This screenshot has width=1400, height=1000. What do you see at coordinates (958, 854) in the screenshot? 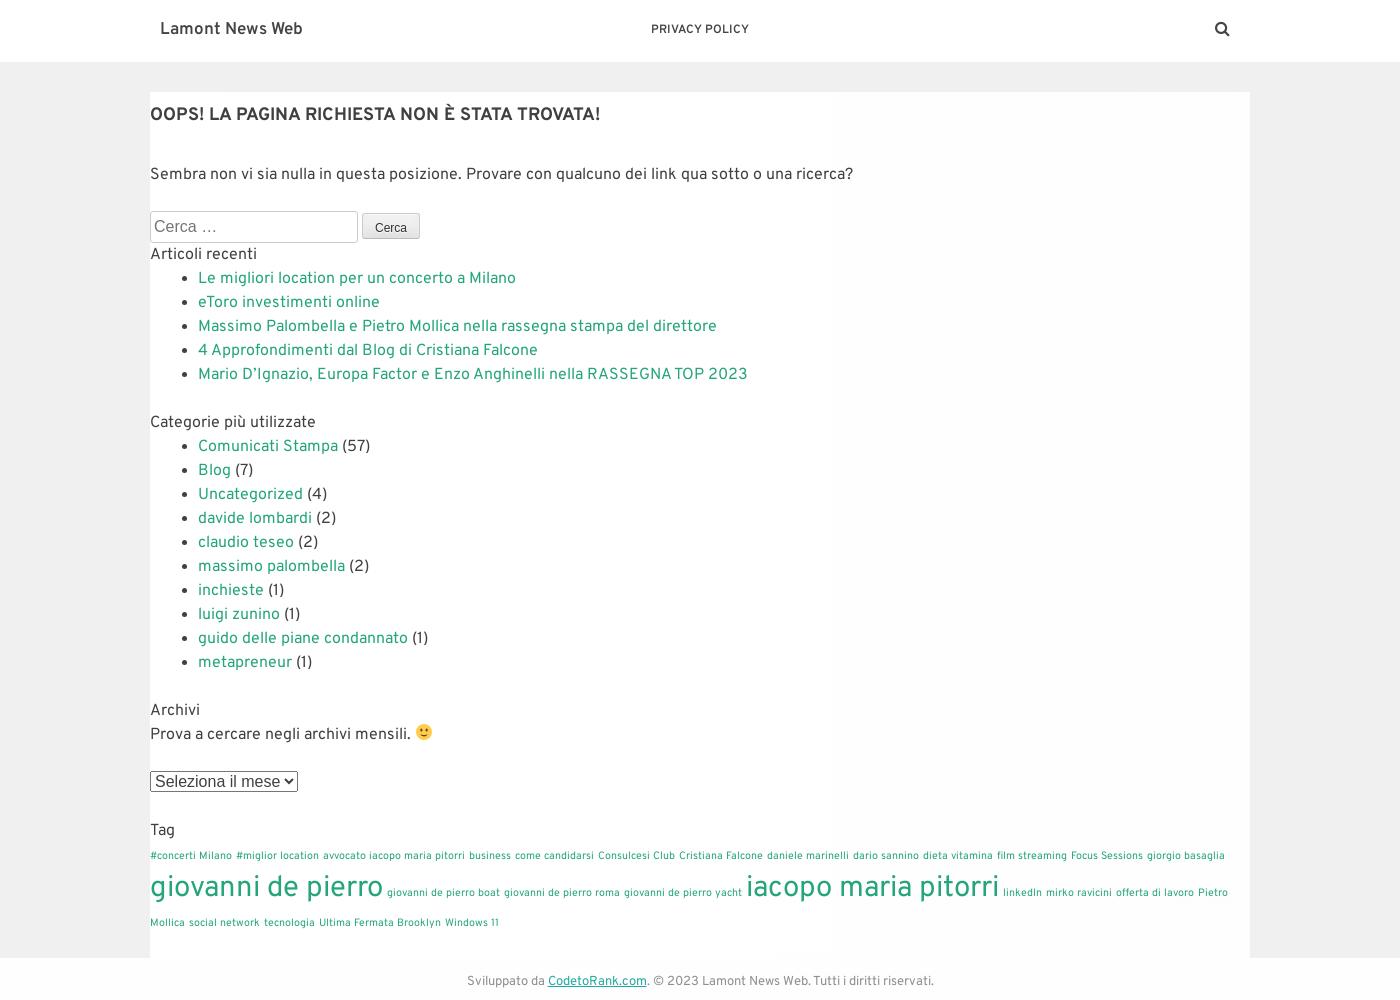
I see `'dieta vitamina'` at bounding box center [958, 854].